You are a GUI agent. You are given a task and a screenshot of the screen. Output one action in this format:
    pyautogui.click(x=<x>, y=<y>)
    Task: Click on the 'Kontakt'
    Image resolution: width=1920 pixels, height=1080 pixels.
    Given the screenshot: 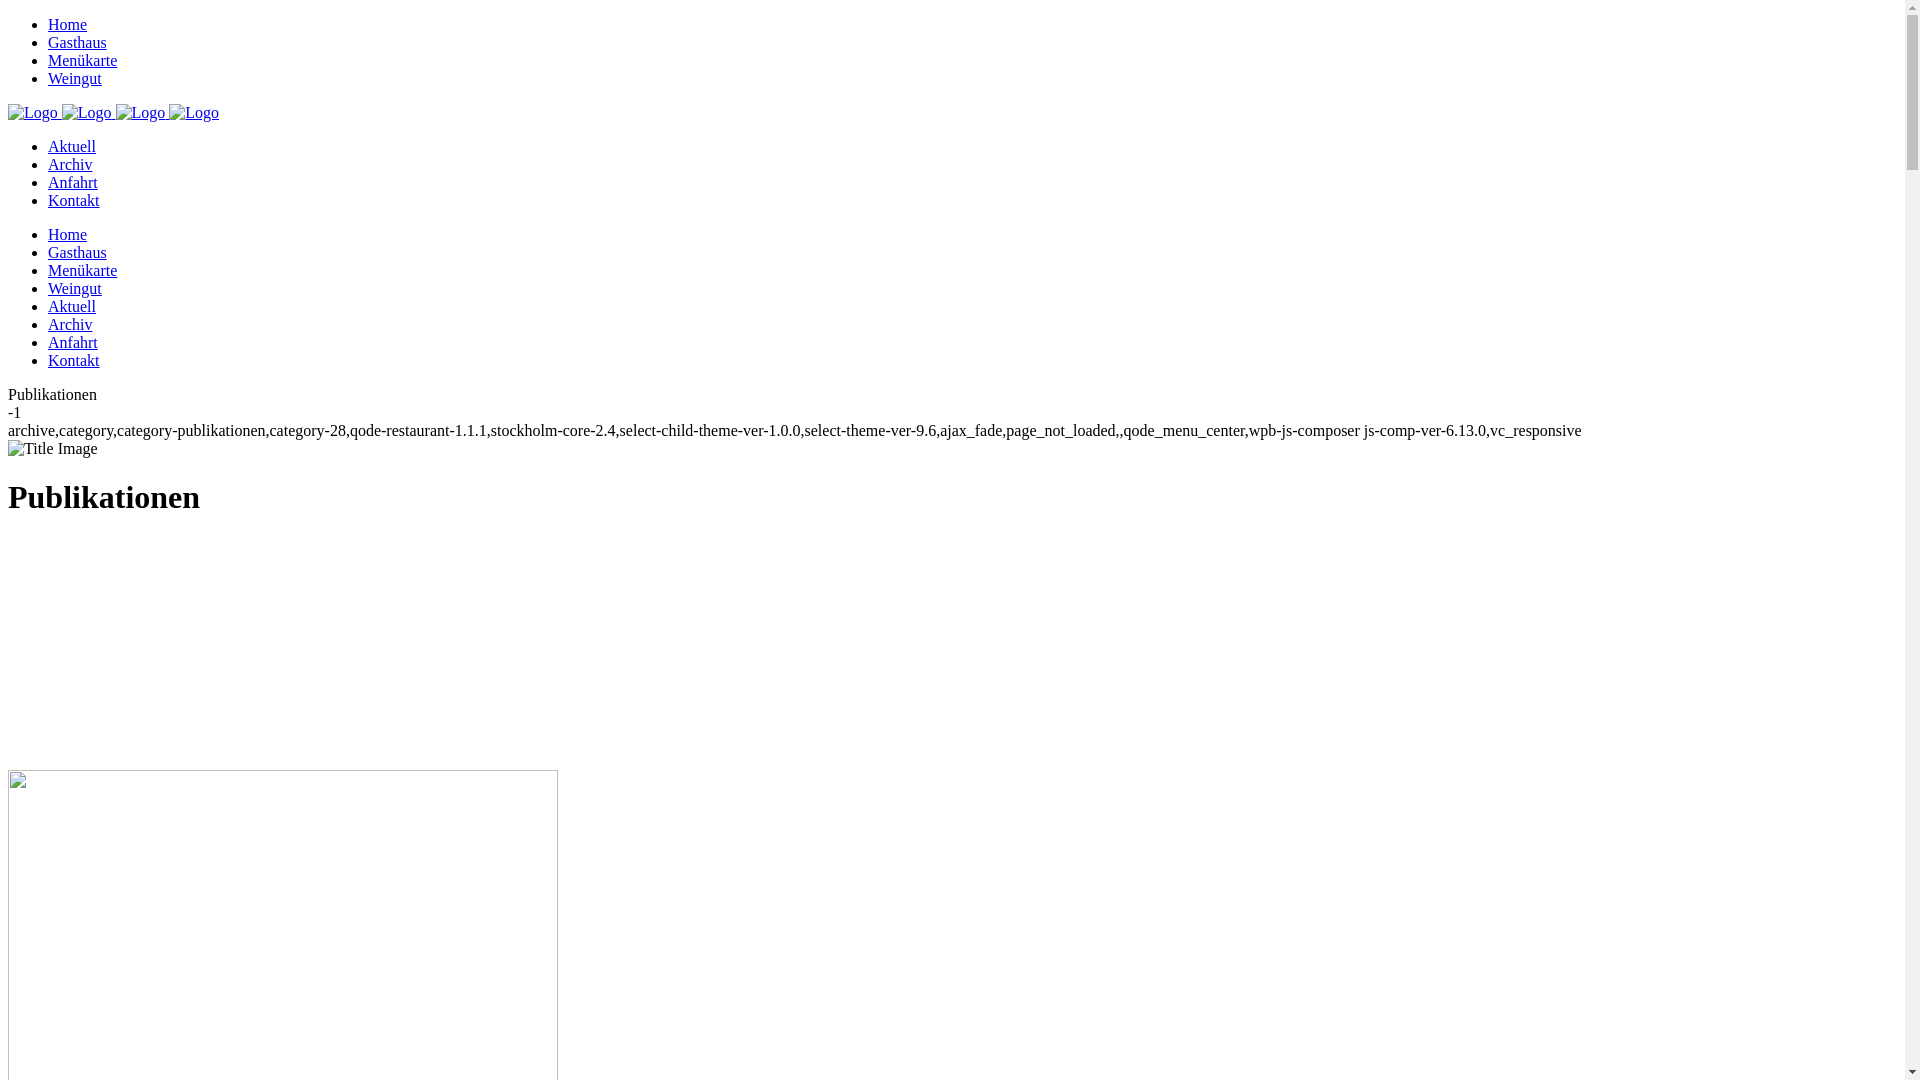 What is the action you would take?
    pyautogui.click(x=73, y=200)
    